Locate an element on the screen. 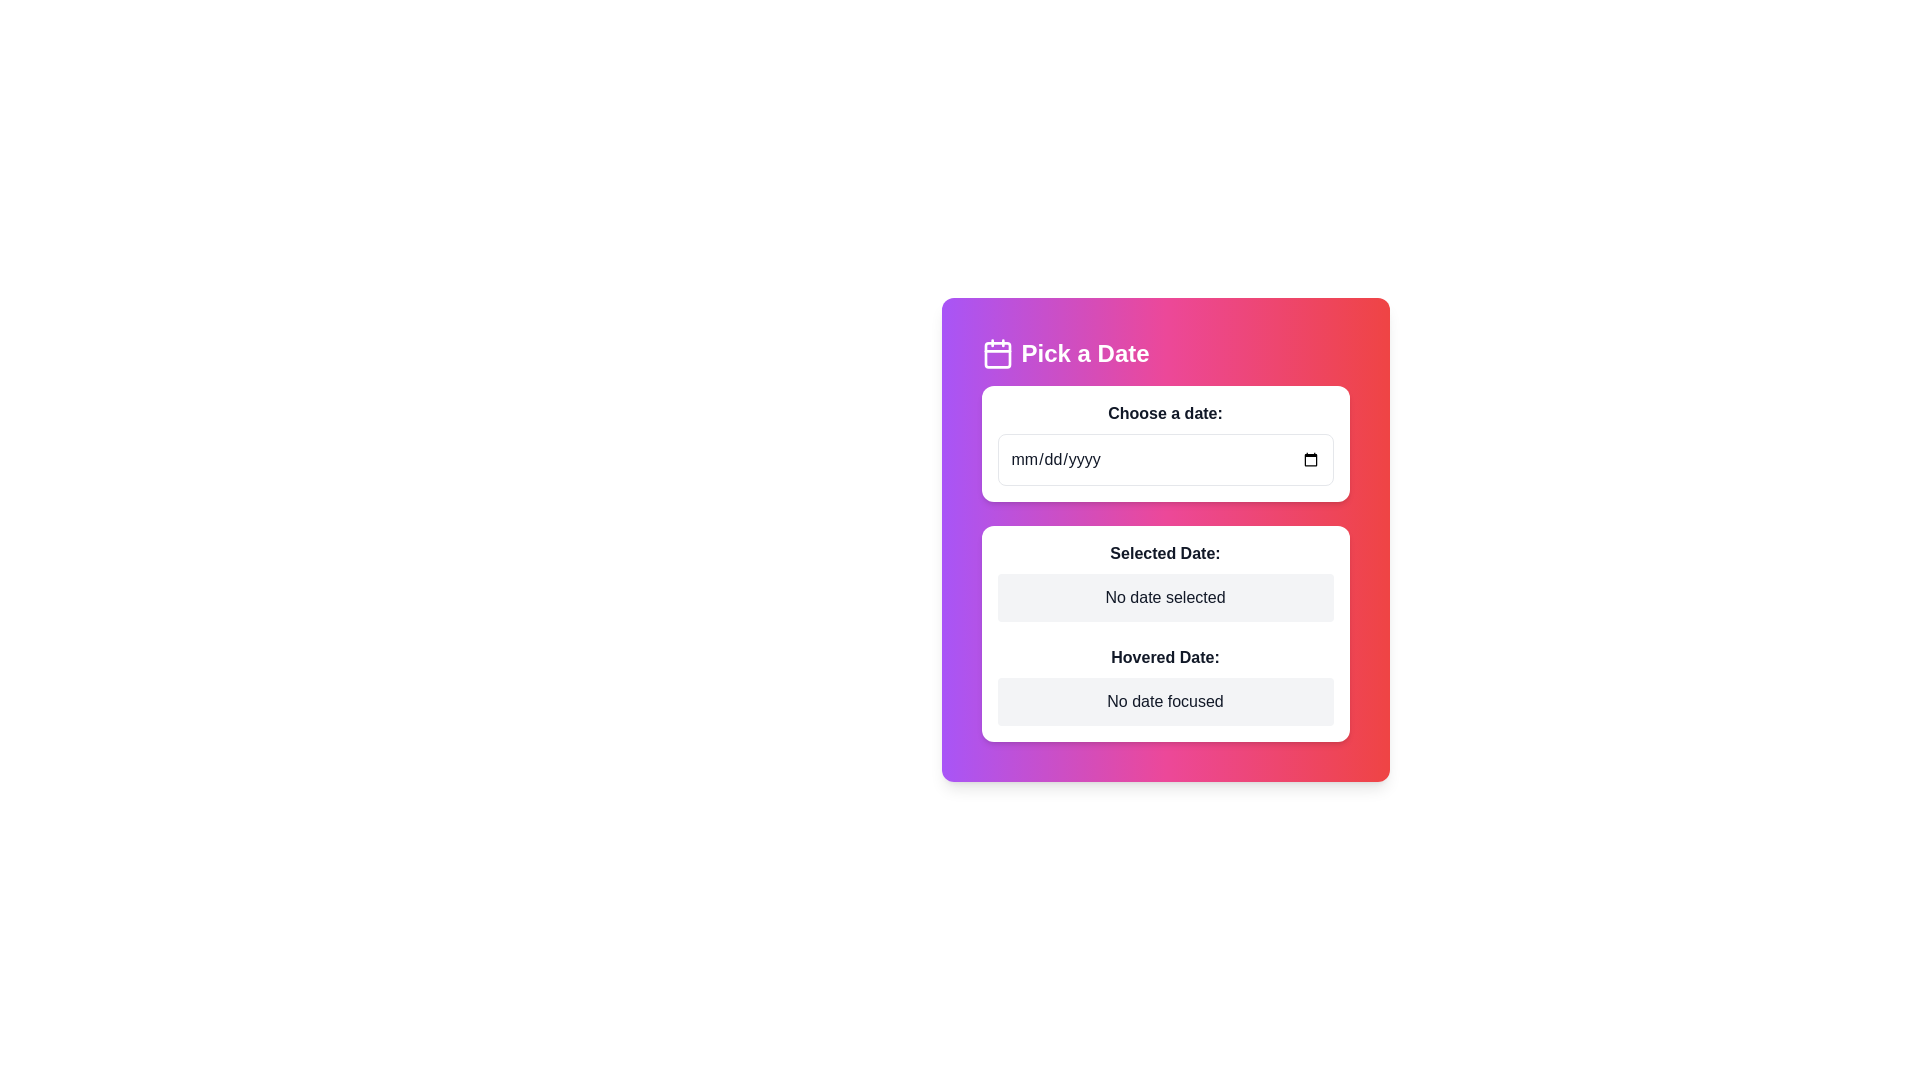 Image resolution: width=1920 pixels, height=1080 pixels. the text label reading 'Selected Date:' which is styled with a bold font and is positioned above 'No date selected' is located at coordinates (1165, 554).